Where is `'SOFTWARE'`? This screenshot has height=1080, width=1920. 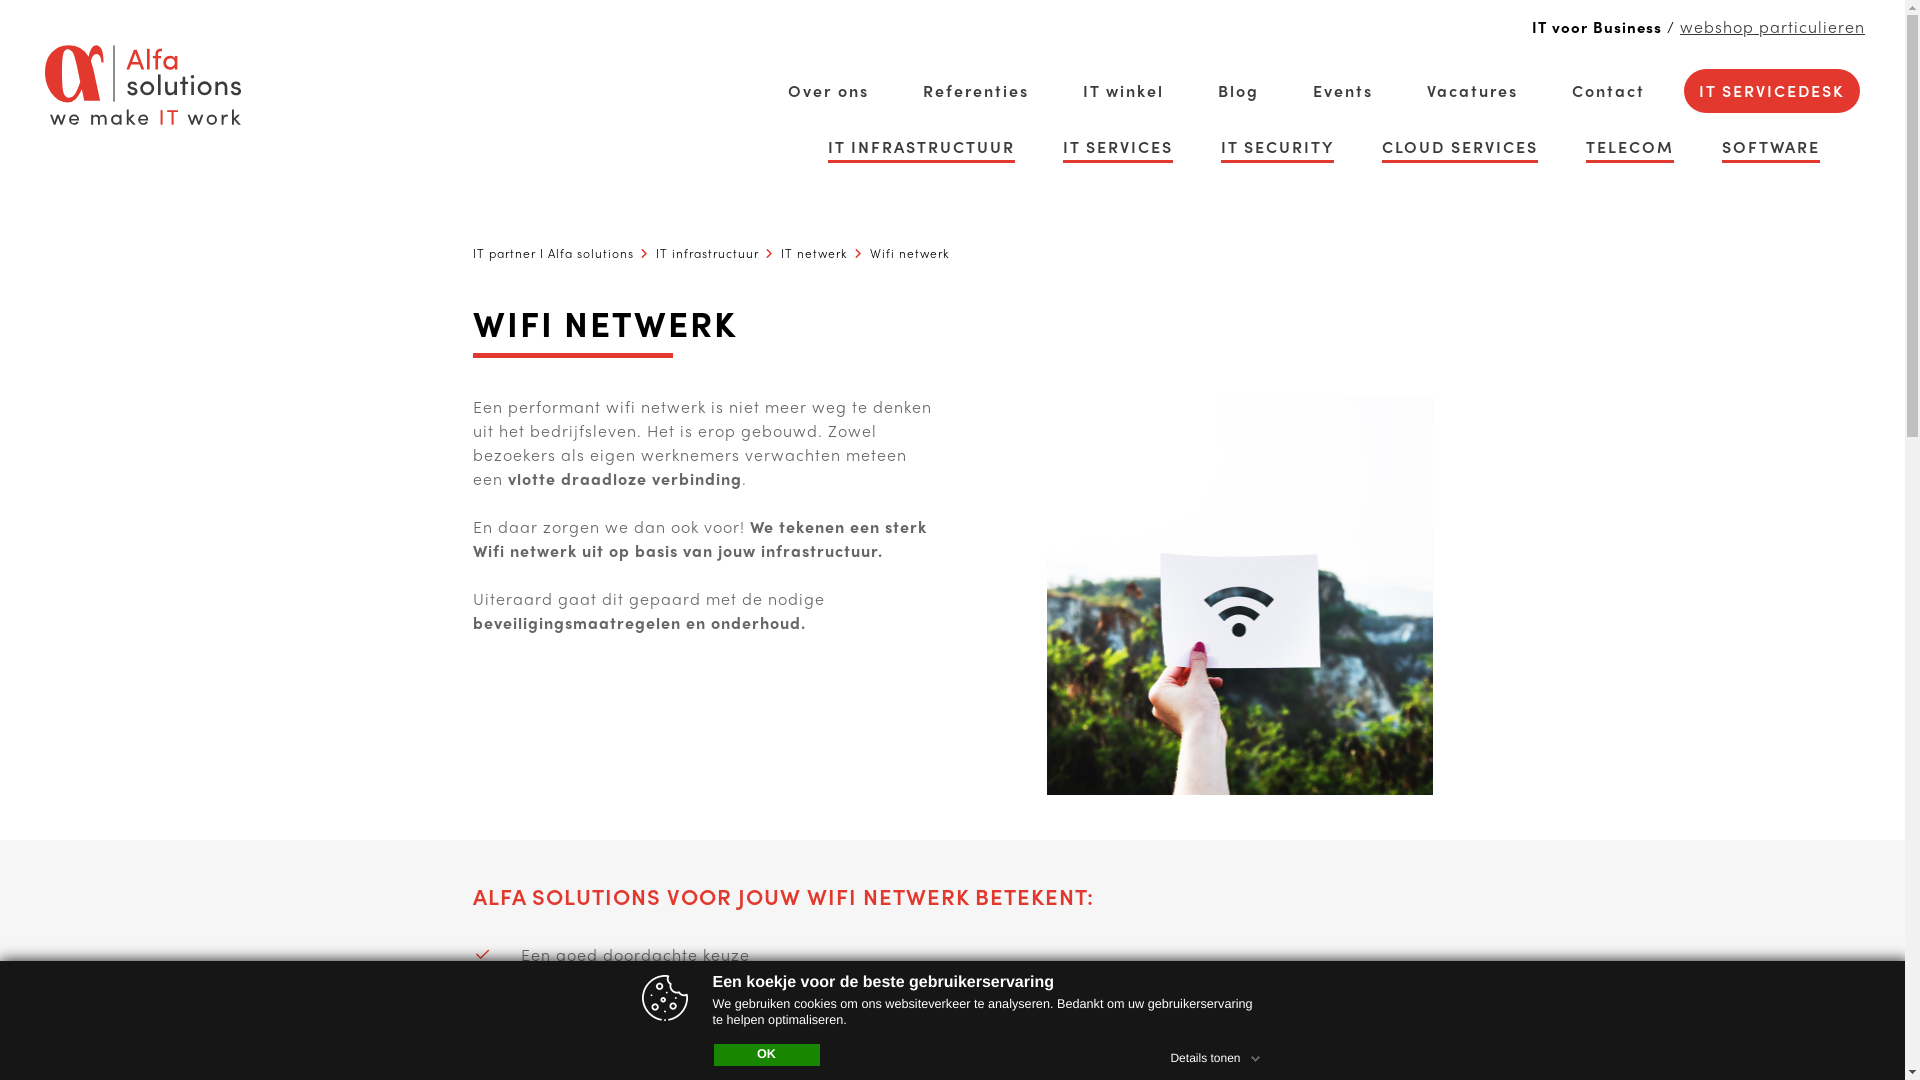
'SOFTWARE' is located at coordinates (1771, 145).